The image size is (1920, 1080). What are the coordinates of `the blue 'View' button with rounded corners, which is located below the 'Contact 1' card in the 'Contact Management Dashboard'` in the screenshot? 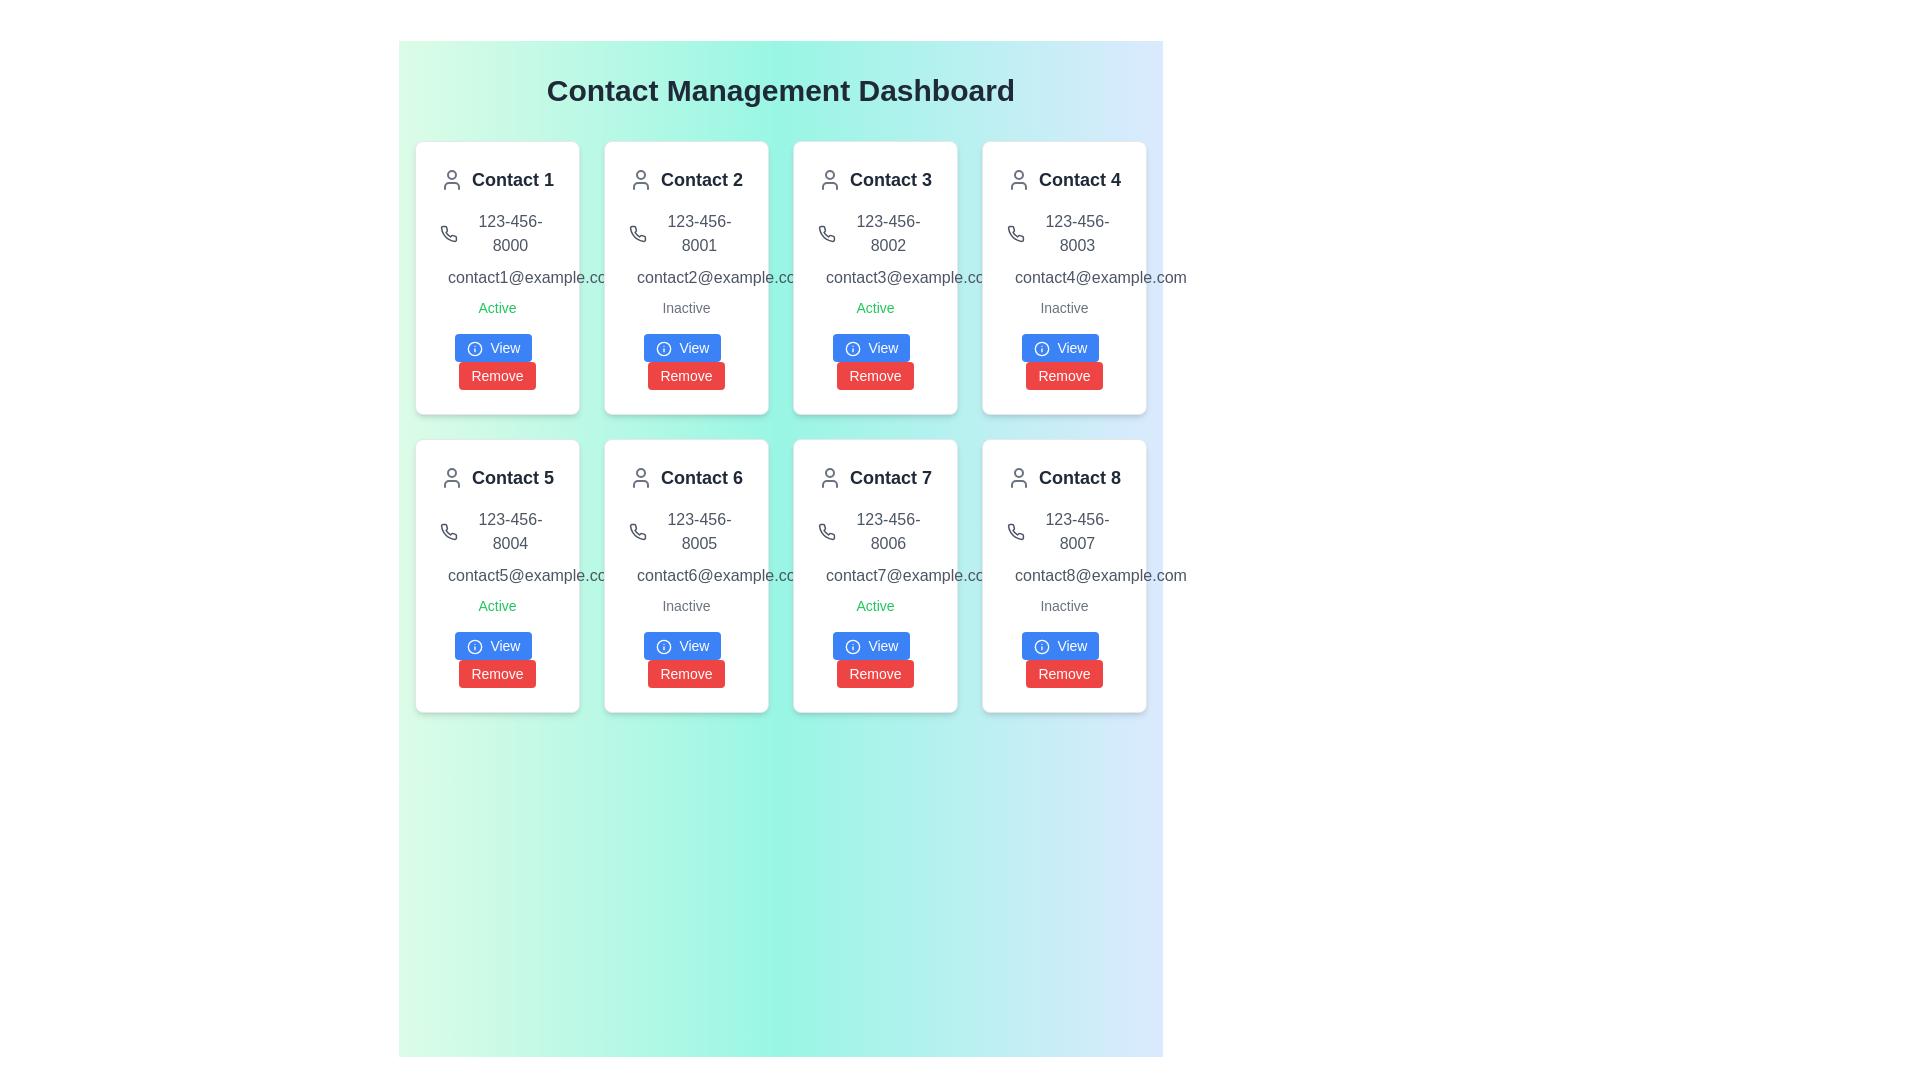 It's located at (493, 346).